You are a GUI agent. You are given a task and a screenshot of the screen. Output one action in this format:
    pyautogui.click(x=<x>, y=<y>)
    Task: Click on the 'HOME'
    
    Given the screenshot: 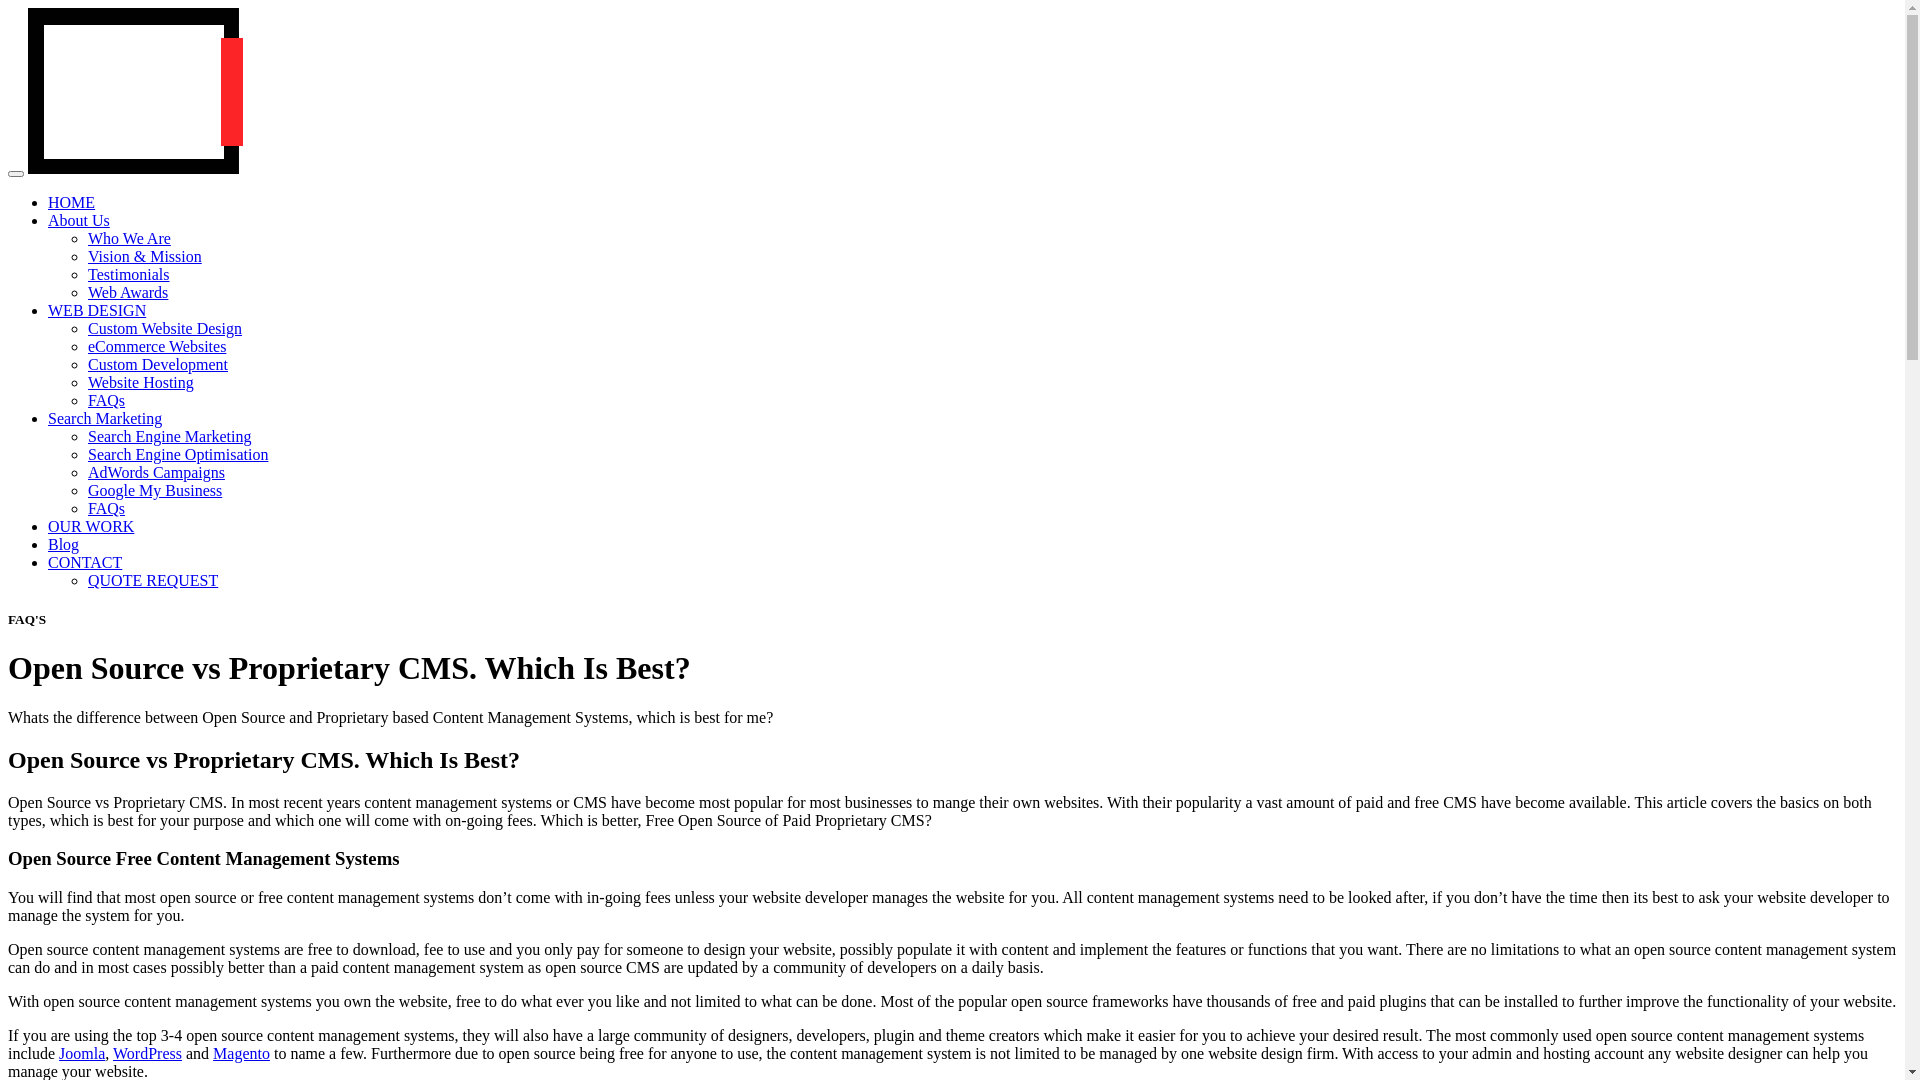 What is the action you would take?
    pyautogui.click(x=71, y=202)
    